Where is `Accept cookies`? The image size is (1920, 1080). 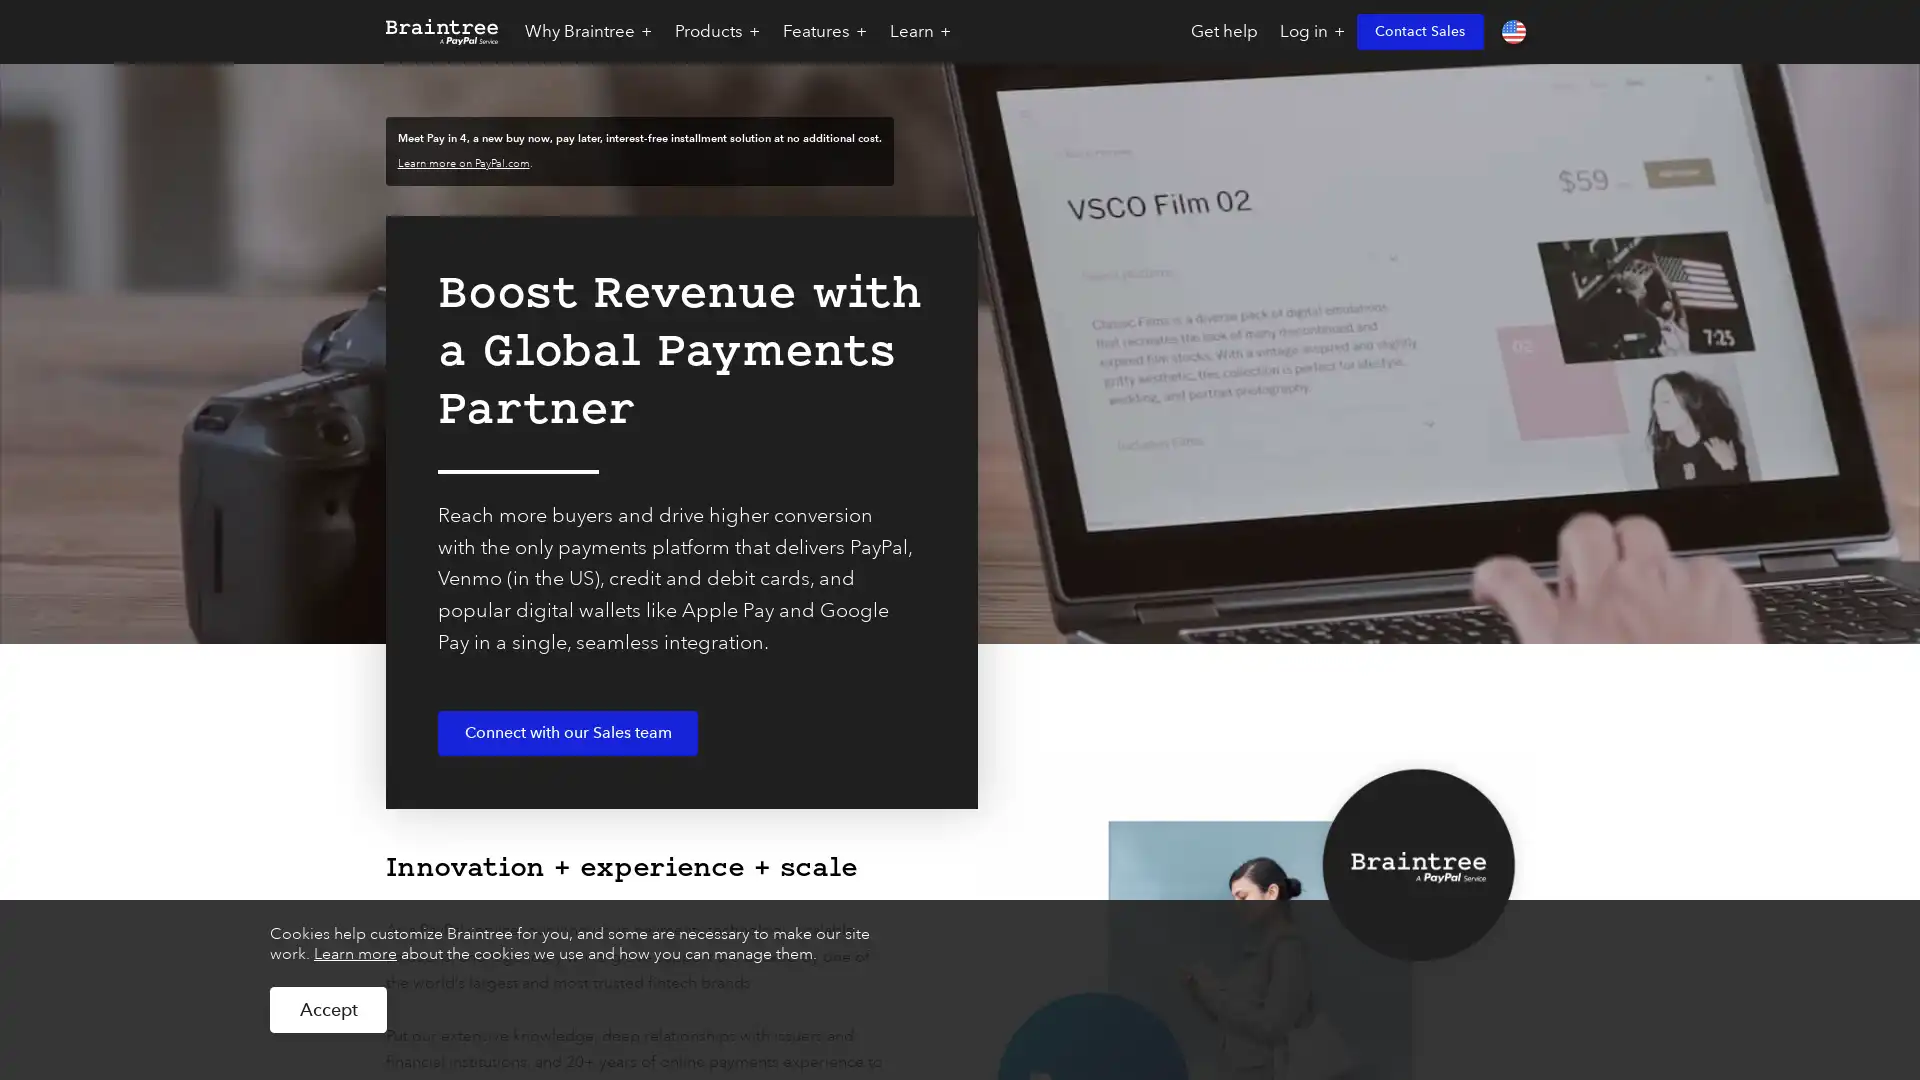 Accept cookies is located at coordinates (328, 1009).